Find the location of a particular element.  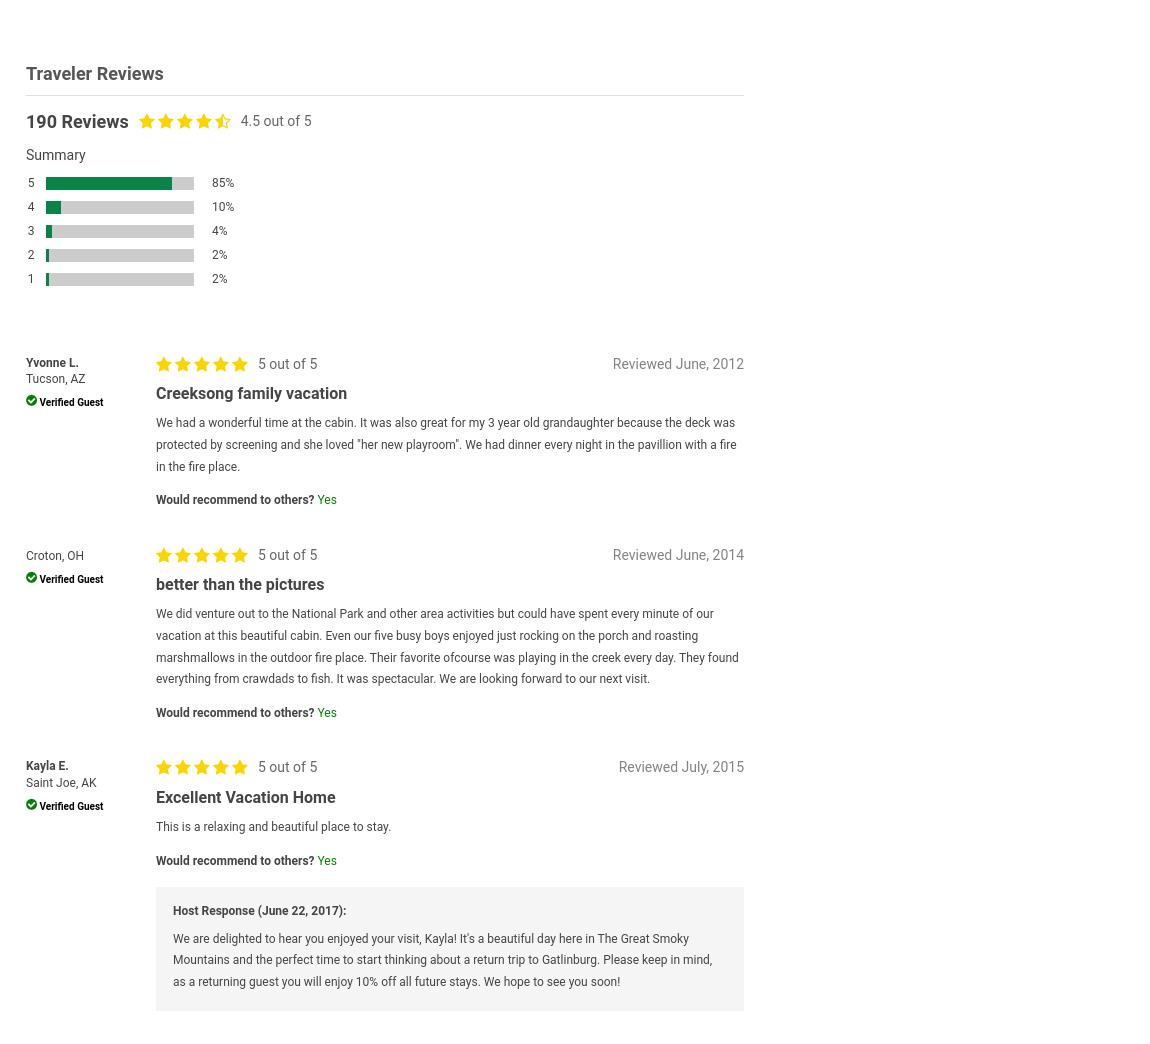

'Croton, OH' is located at coordinates (53, 553).